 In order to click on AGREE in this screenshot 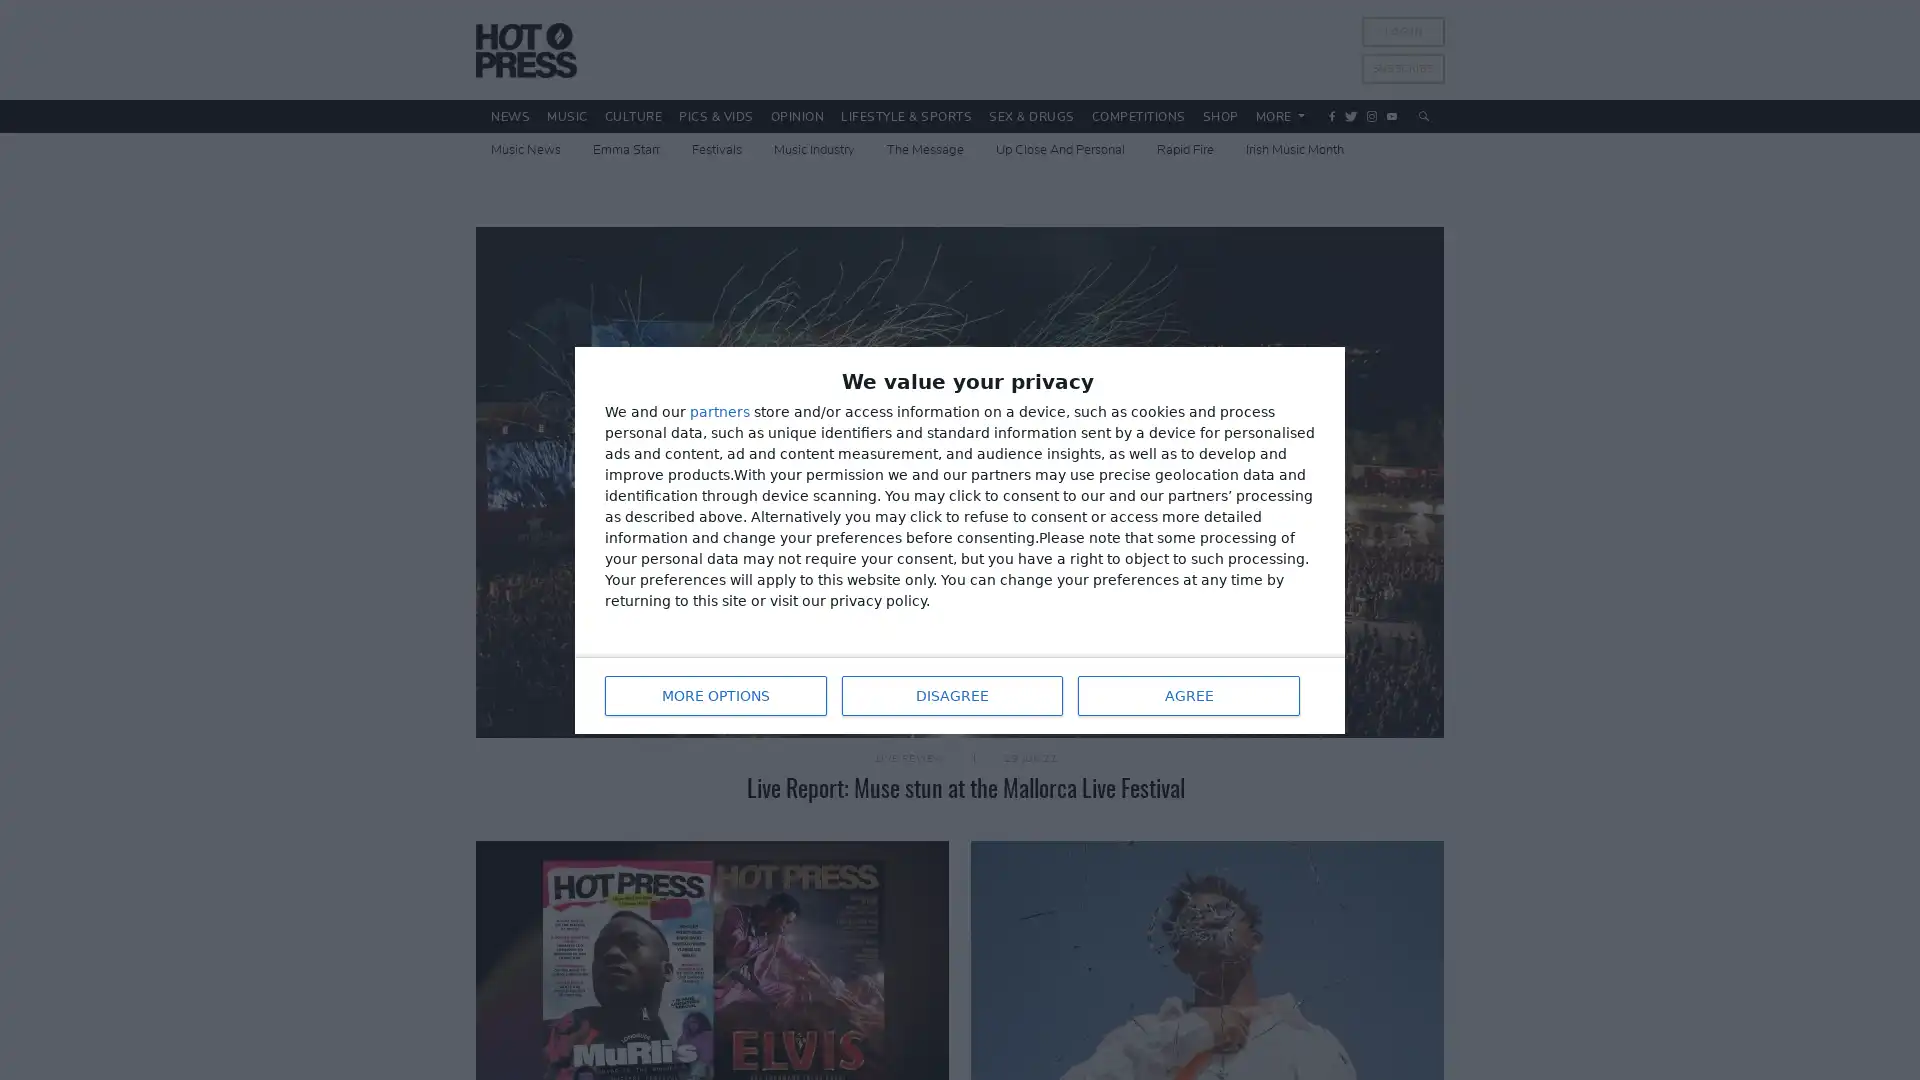, I will do `click(1189, 693)`.